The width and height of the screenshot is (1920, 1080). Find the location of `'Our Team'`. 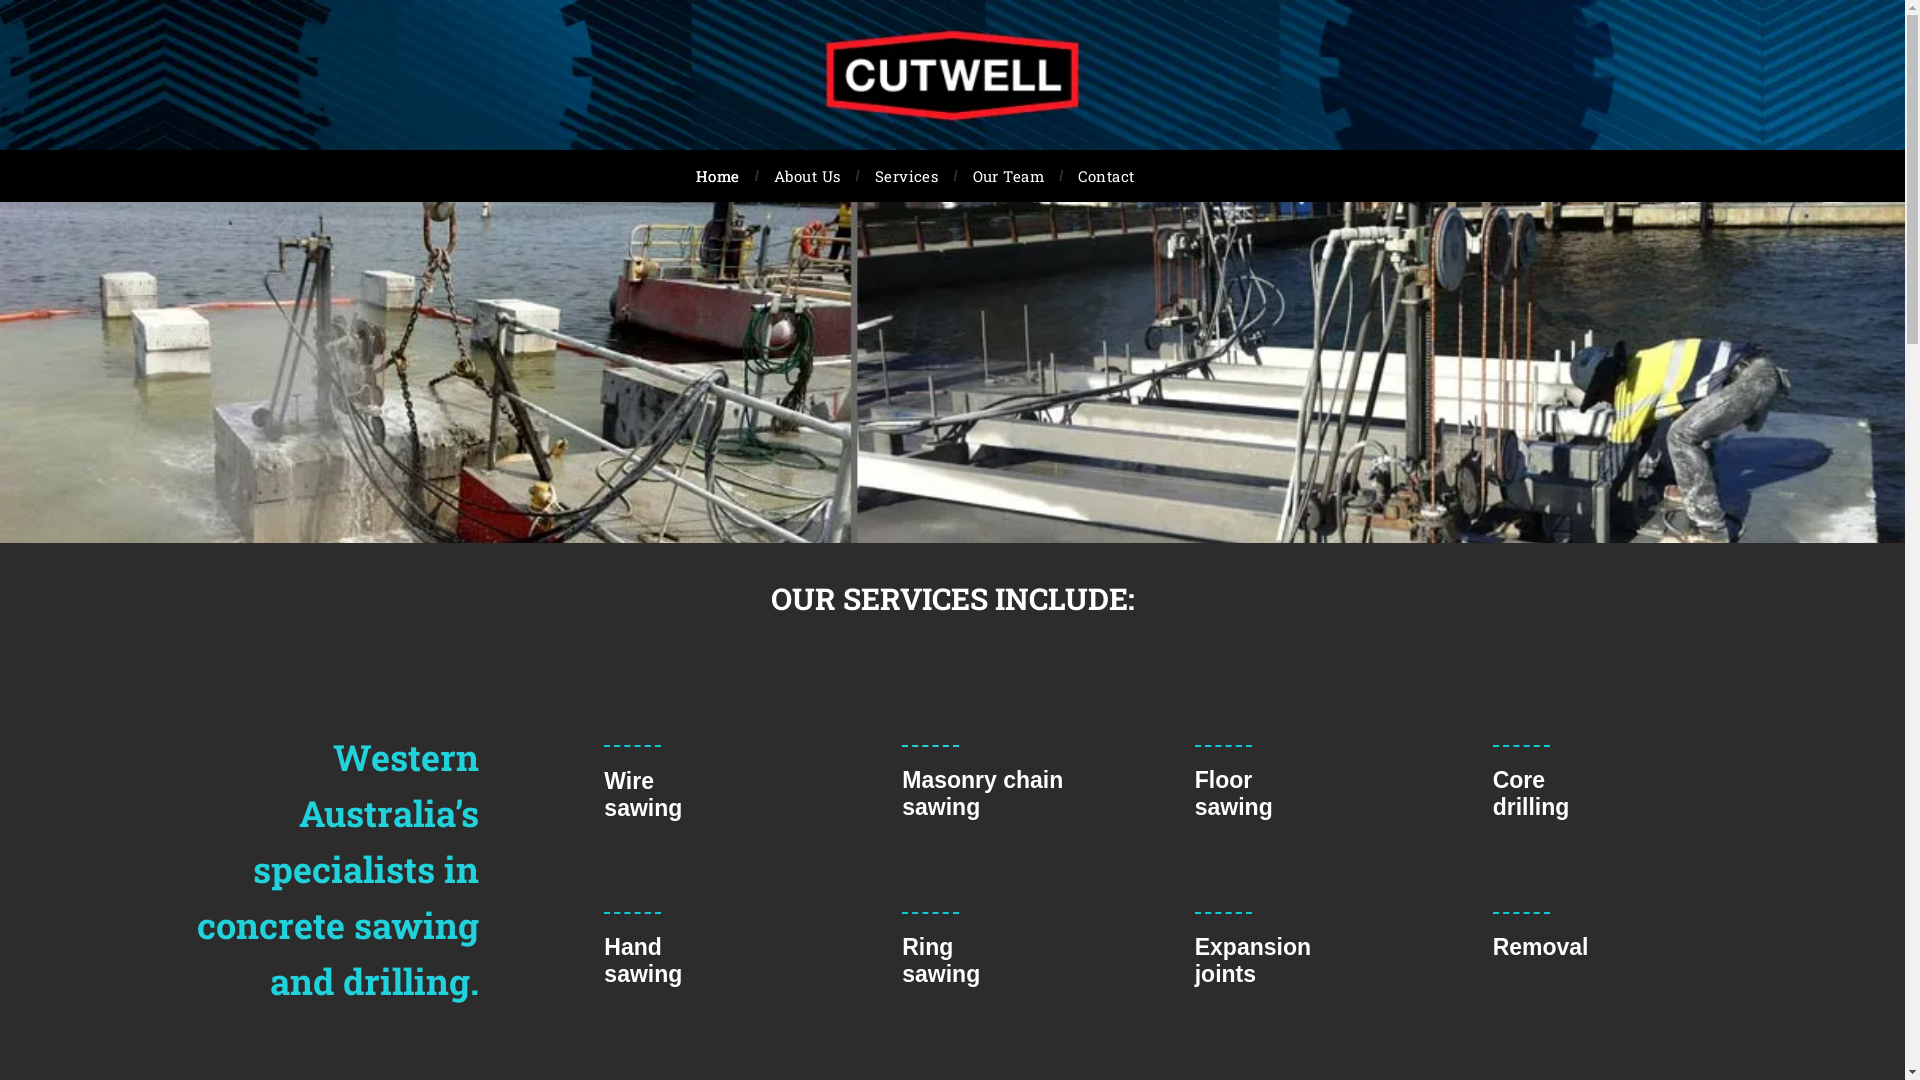

'Our Team' is located at coordinates (1008, 175).